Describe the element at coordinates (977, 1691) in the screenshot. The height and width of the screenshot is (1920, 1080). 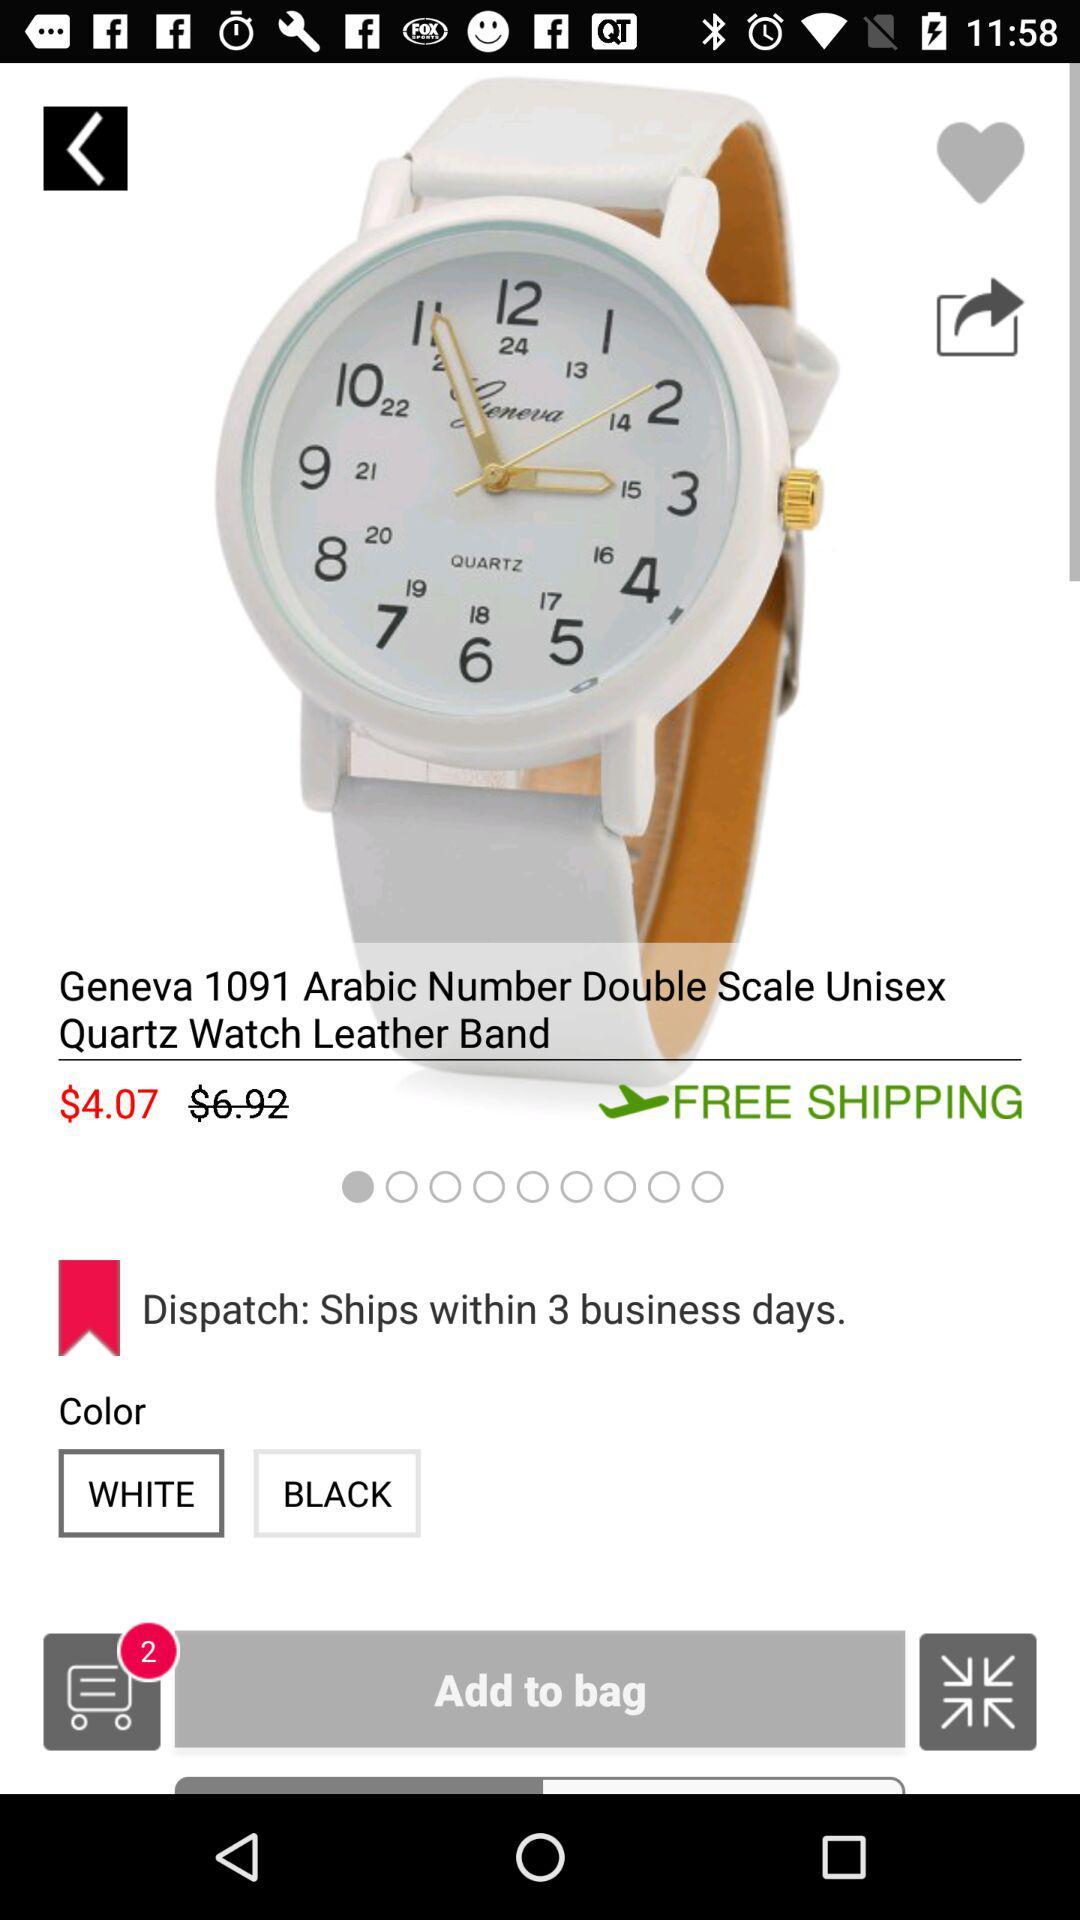
I see `change language` at that location.